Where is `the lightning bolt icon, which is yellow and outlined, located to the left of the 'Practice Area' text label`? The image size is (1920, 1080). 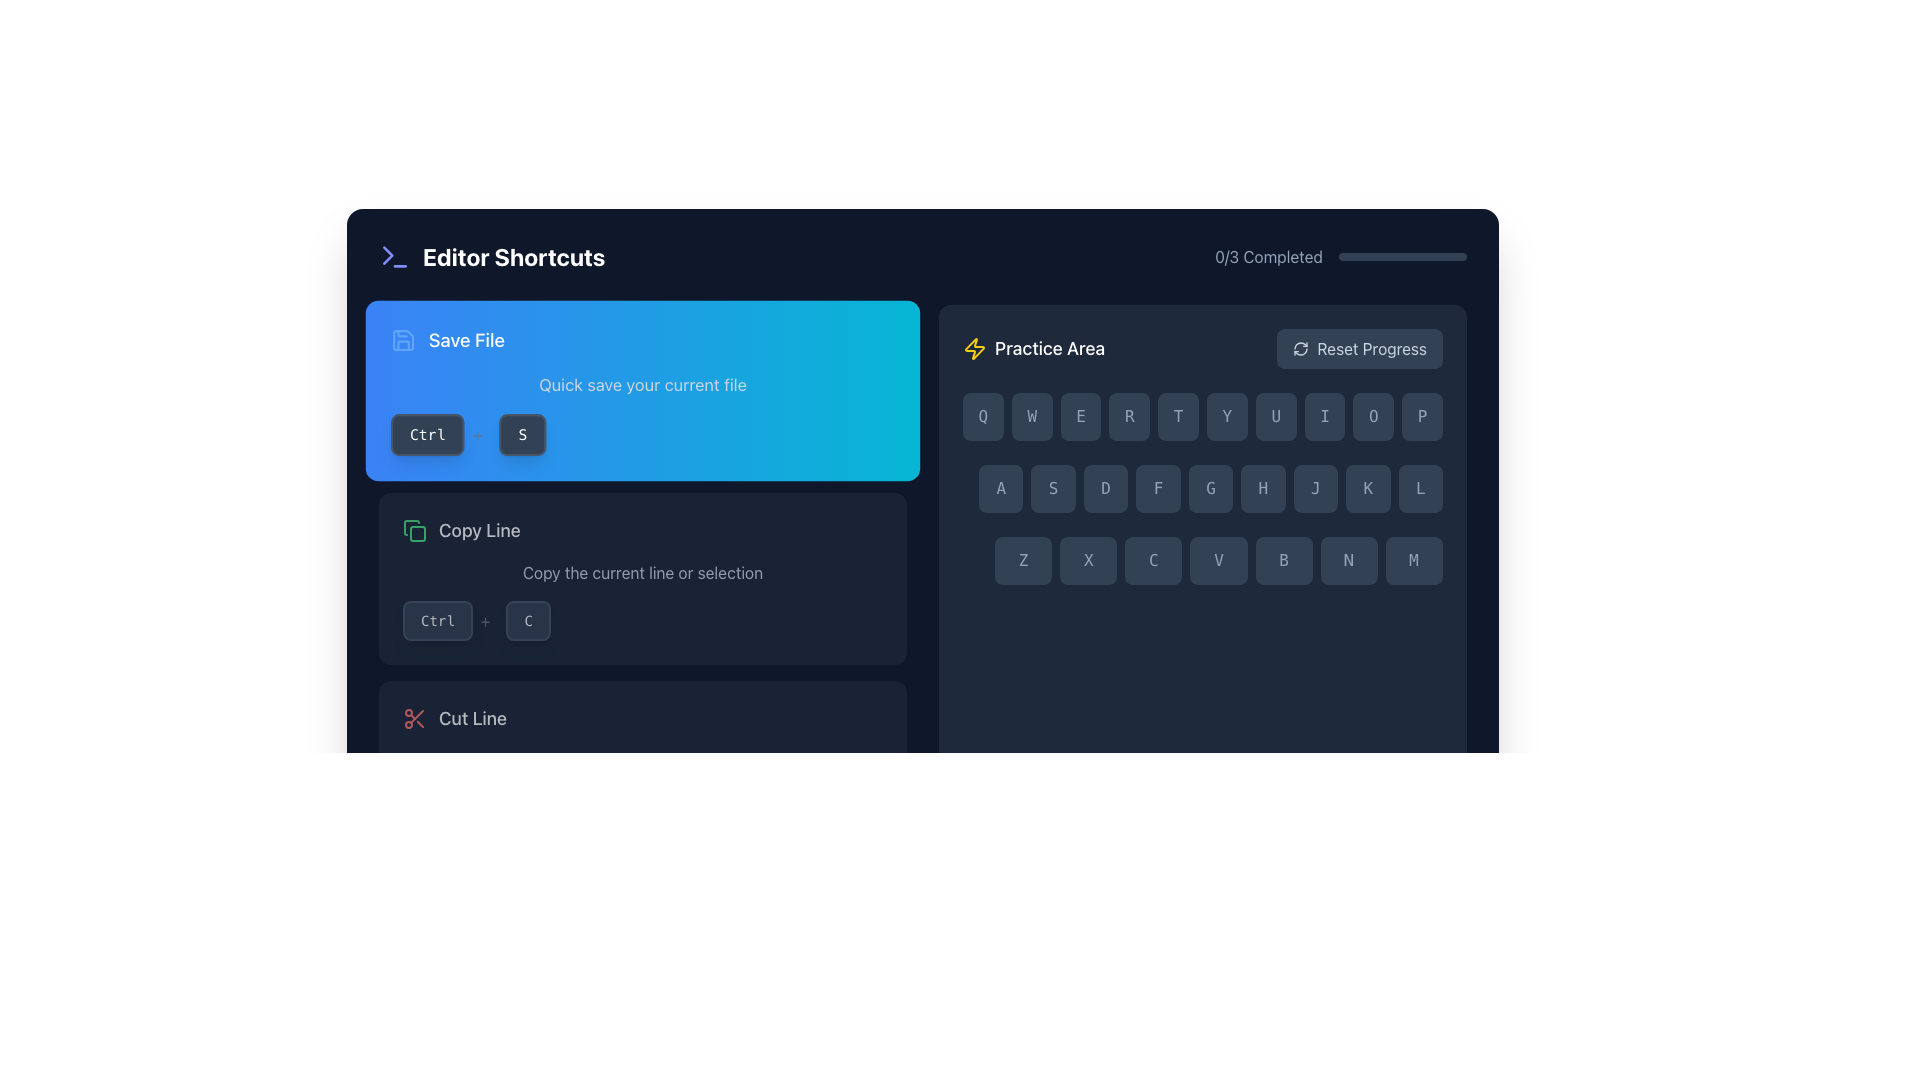
the lightning bolt icon, which is yellow and outlined, located to the left of the 'Practice Area' text label is located at coordinates (974, 347).